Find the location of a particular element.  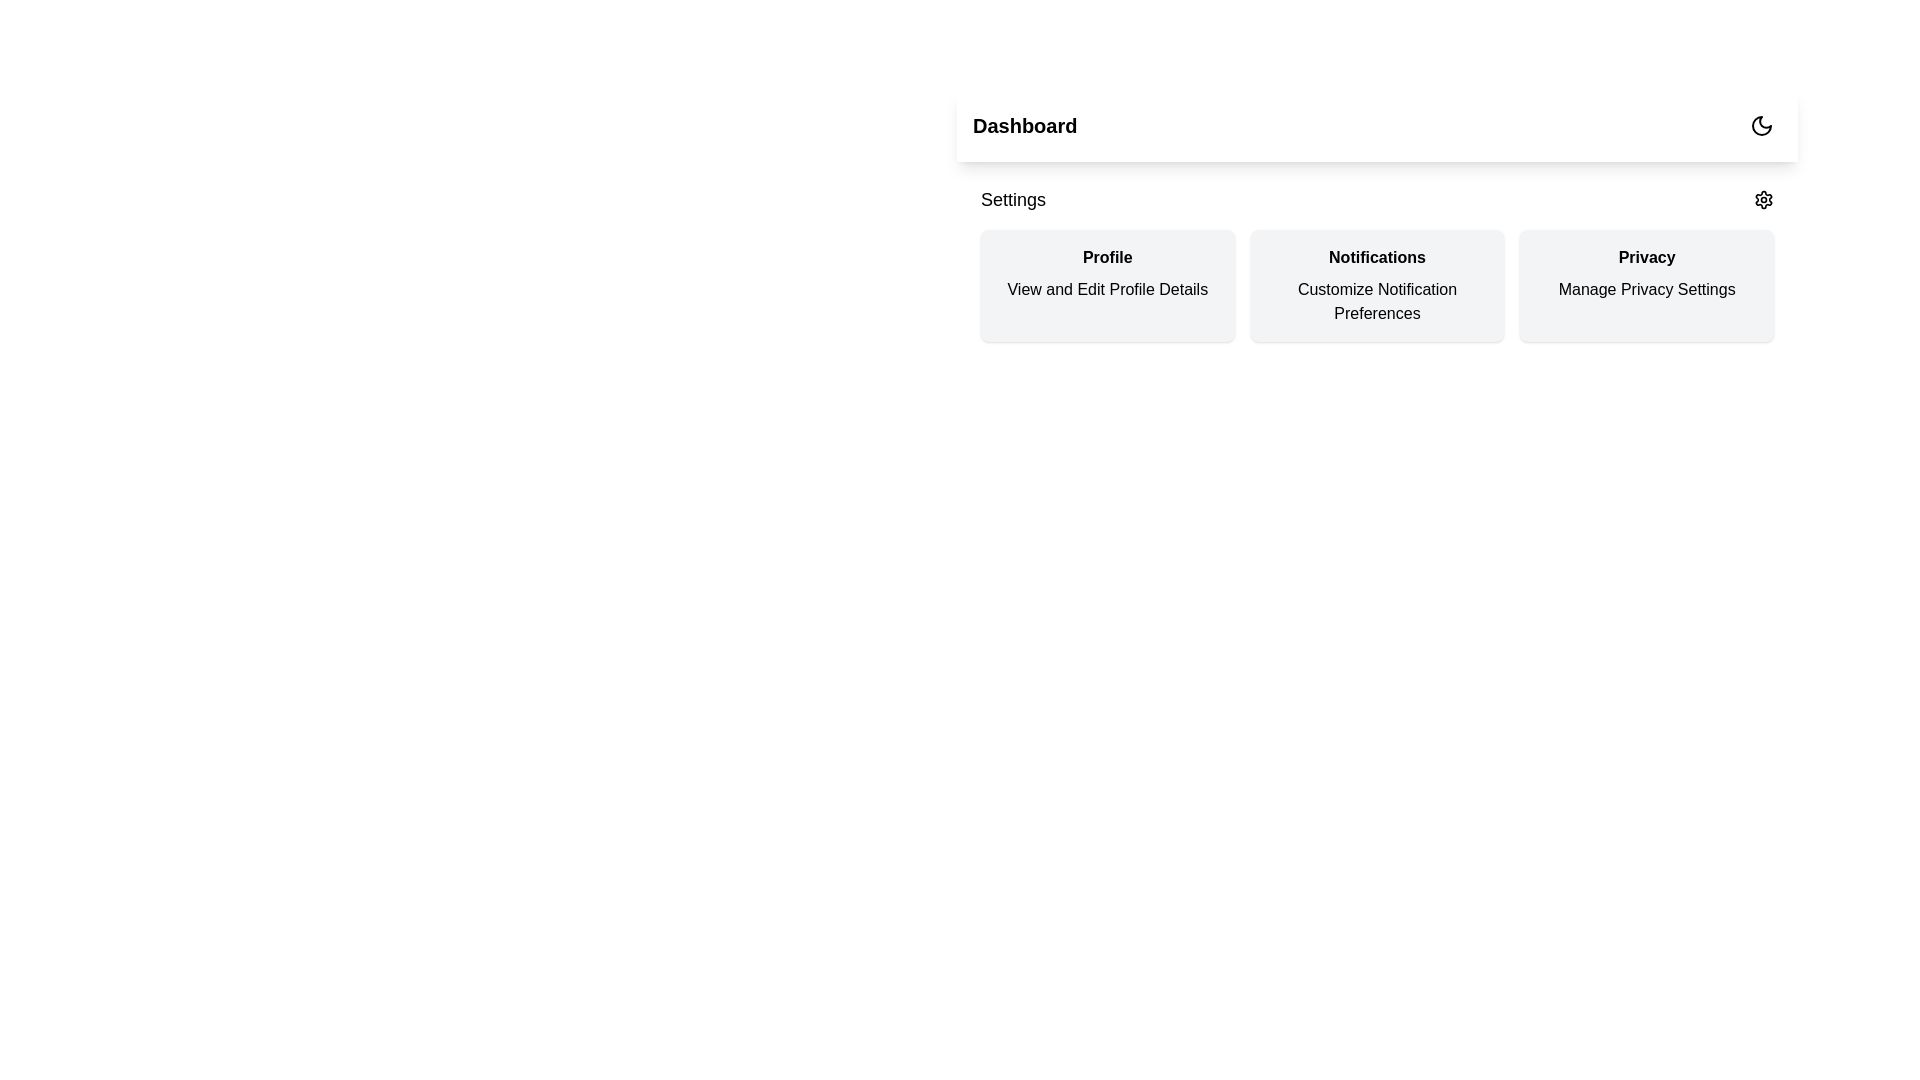

the 'Privacy' card component, which has a light gray background and contains the texts 'Privacy' in bold and 'Manage Privacy Settings' below it is located at coordinates (1647, 285).